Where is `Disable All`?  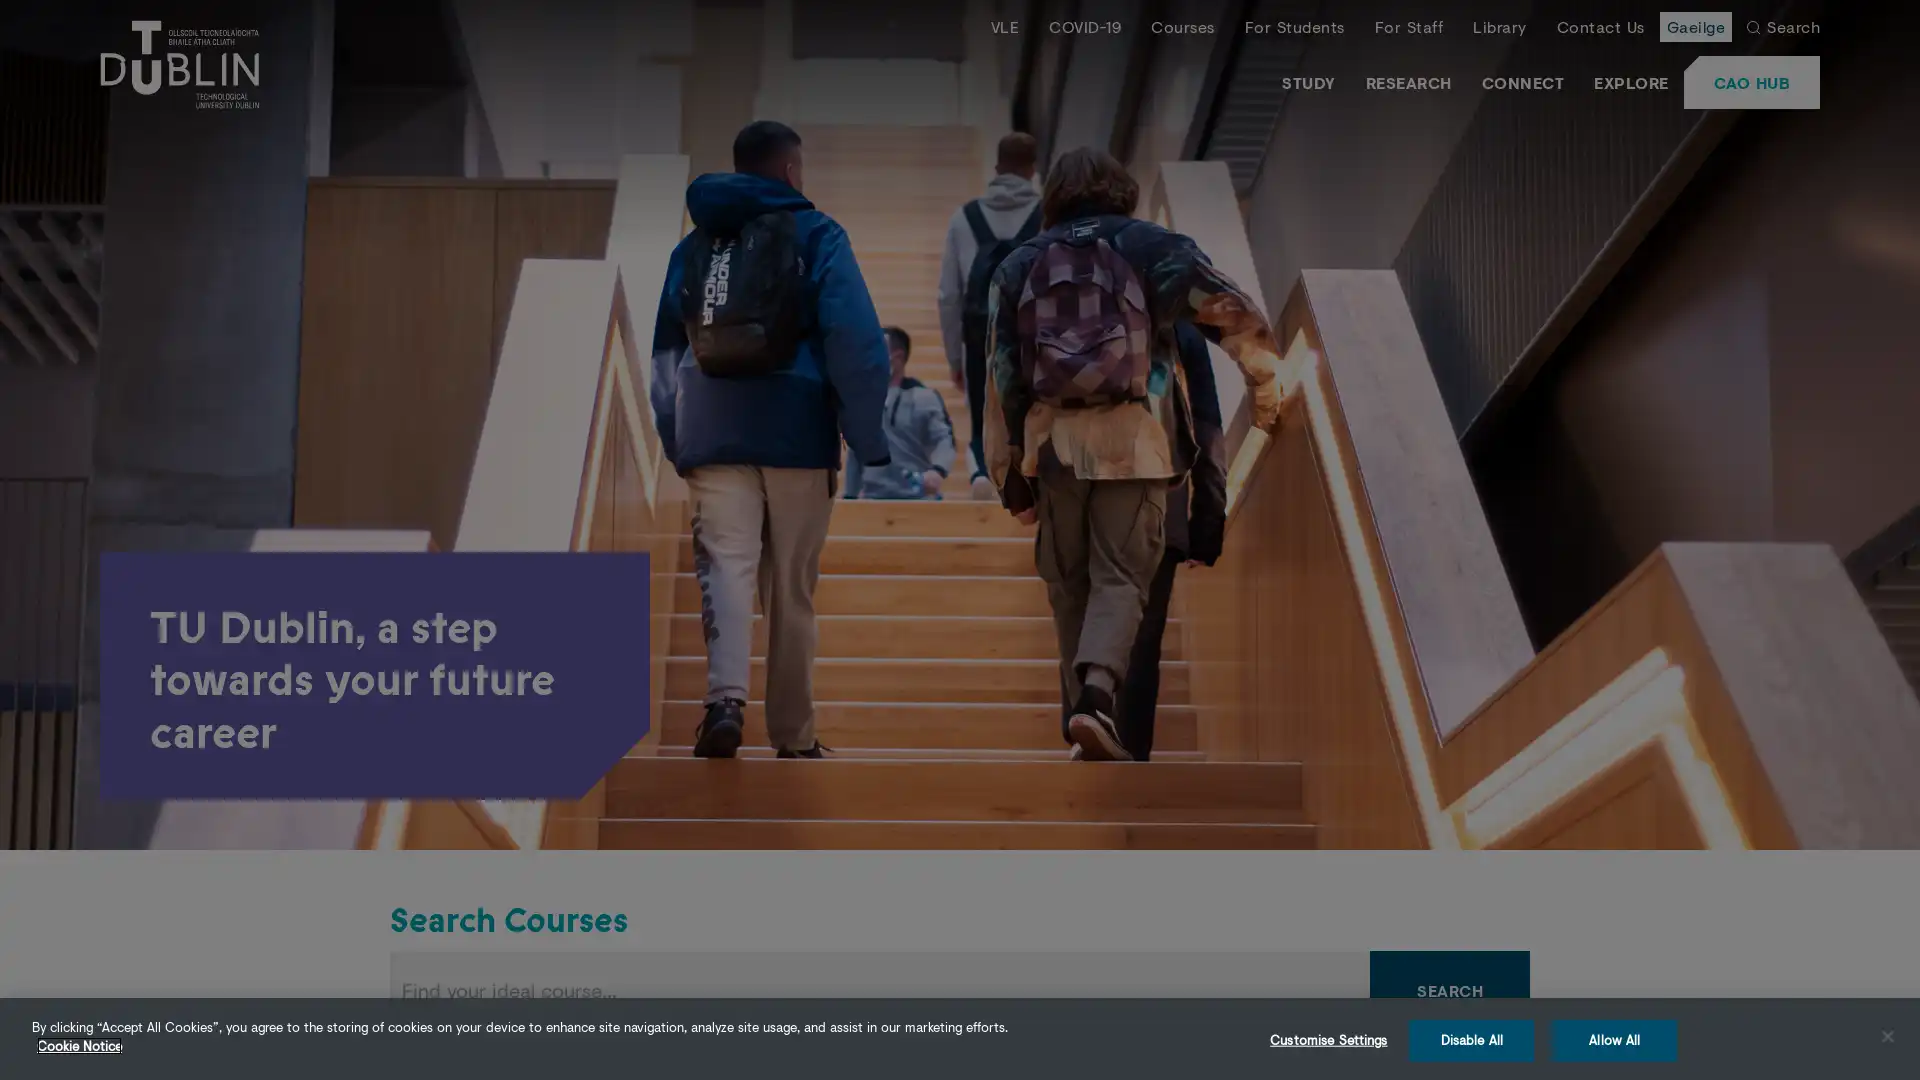
Disable All is located at coordinates (1471, 1039).